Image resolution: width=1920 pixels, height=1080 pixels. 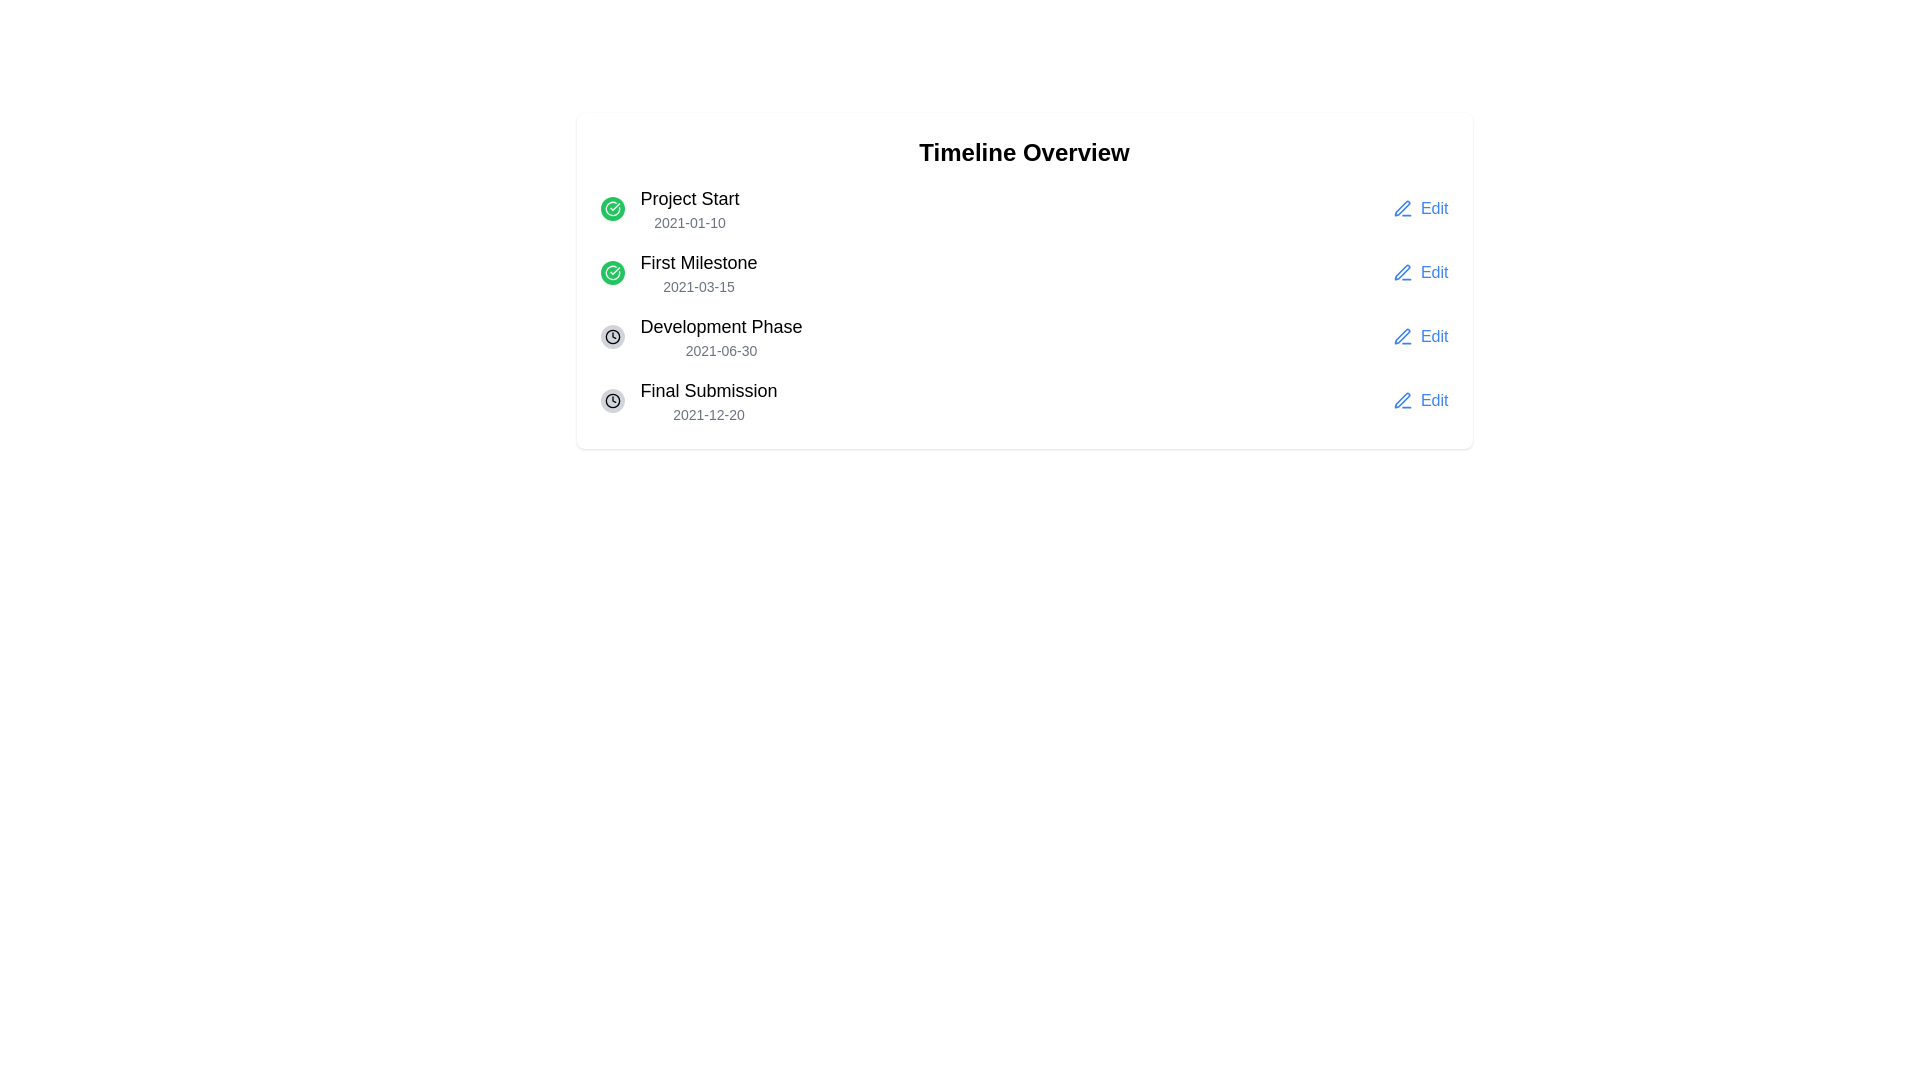 I want to click on the clock icon in the 'Development Phase' section of the timeline interface, which is the third icon in the sequence, so click(x=611, y=335).